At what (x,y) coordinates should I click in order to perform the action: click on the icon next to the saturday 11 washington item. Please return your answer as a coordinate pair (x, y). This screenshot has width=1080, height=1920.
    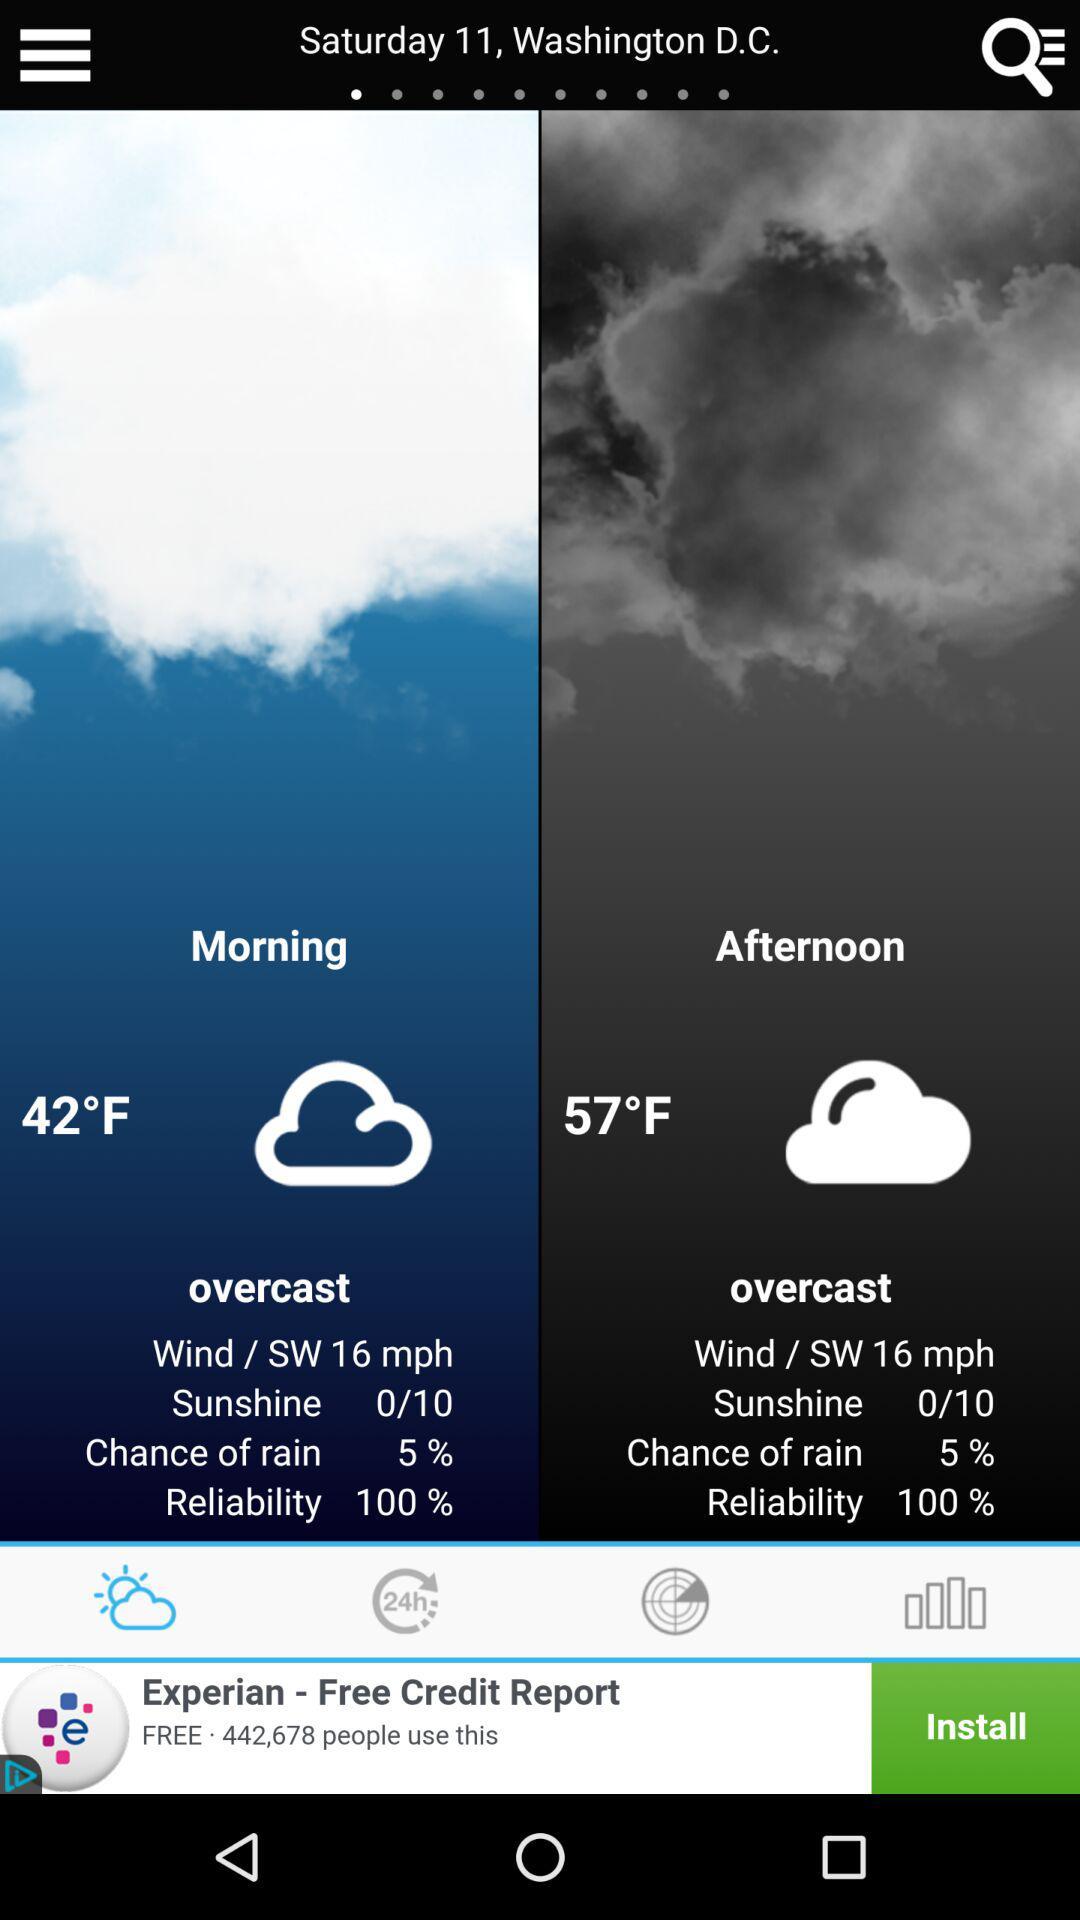
    Looking at the image, I should click on (54, 55).